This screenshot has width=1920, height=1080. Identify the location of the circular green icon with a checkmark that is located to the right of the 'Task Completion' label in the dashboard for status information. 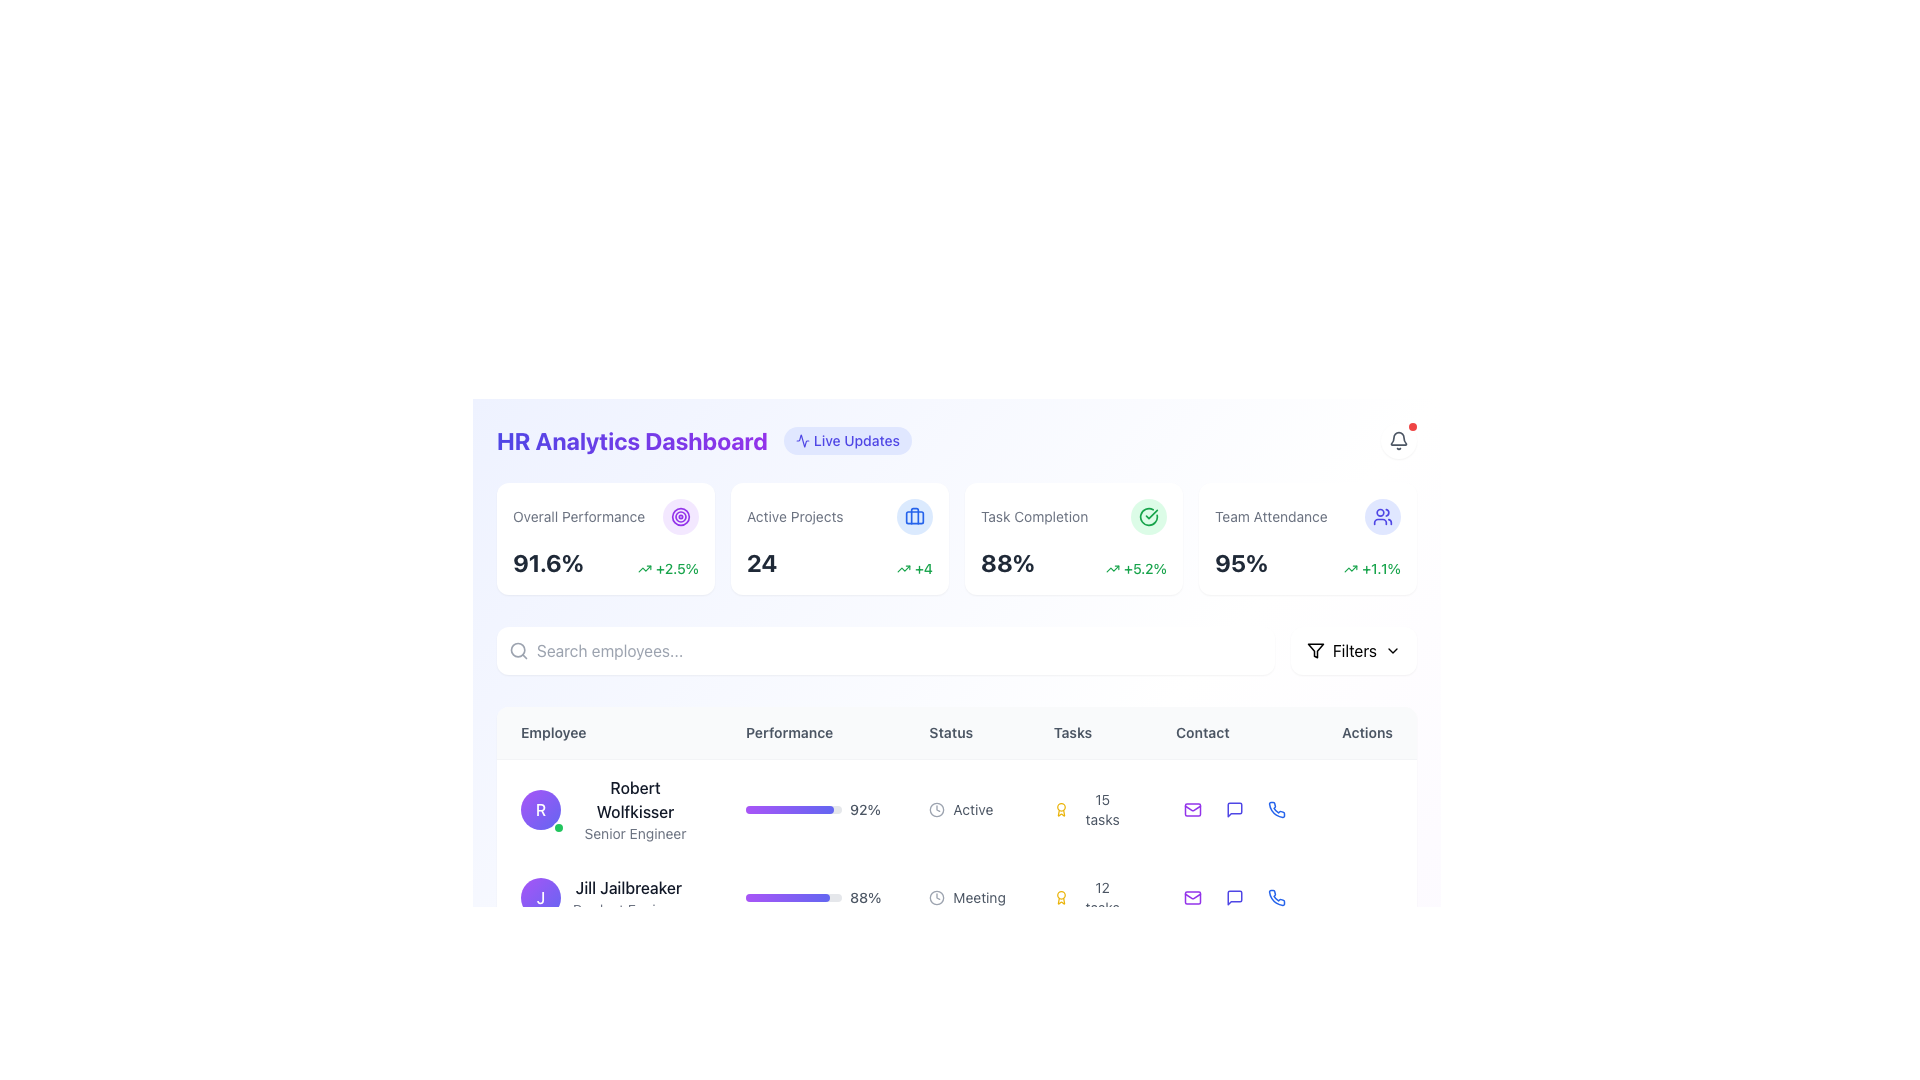
(1148, 515).